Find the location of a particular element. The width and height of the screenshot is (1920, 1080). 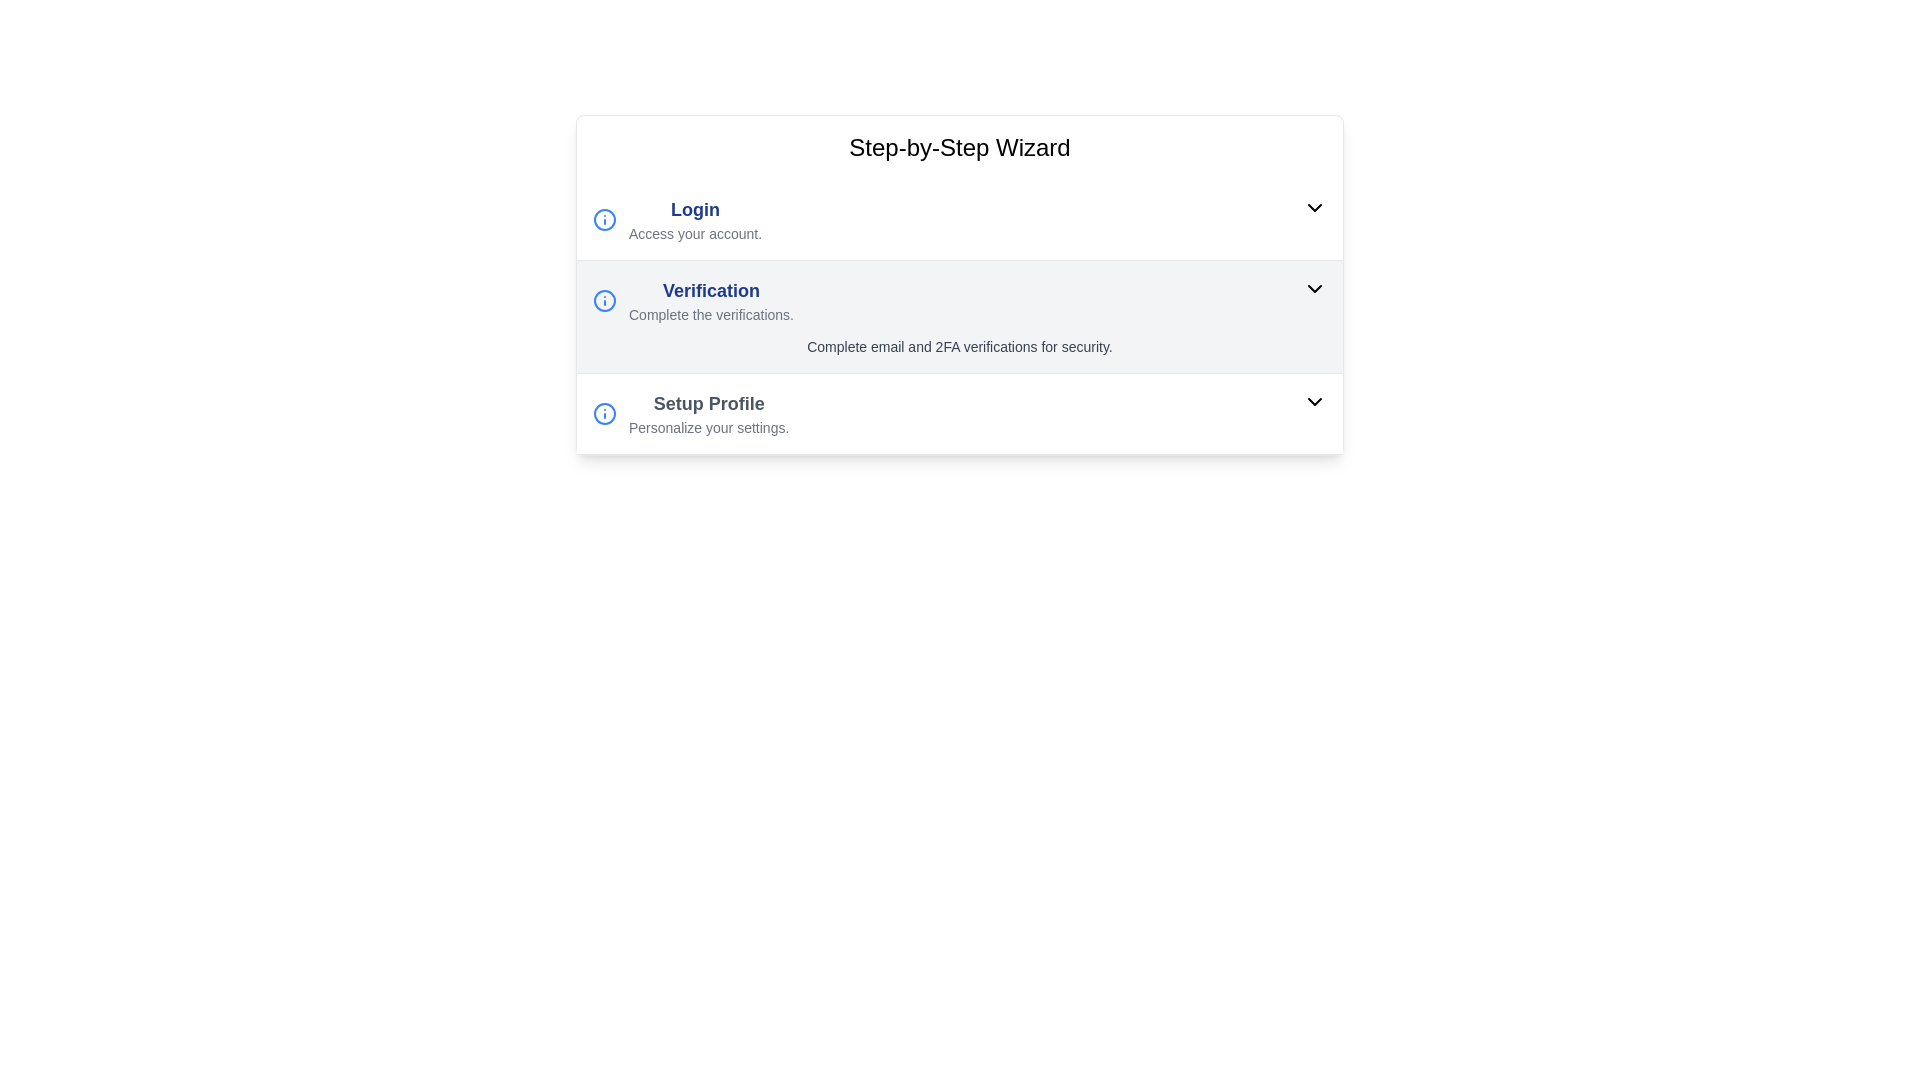

the bold blue text label 'Verification' which is centrally located in the second section of the step-by-step wizard interface, above the description text 'Complete the verifications.' and below a blue info icon is located at coordinates (711, 290).